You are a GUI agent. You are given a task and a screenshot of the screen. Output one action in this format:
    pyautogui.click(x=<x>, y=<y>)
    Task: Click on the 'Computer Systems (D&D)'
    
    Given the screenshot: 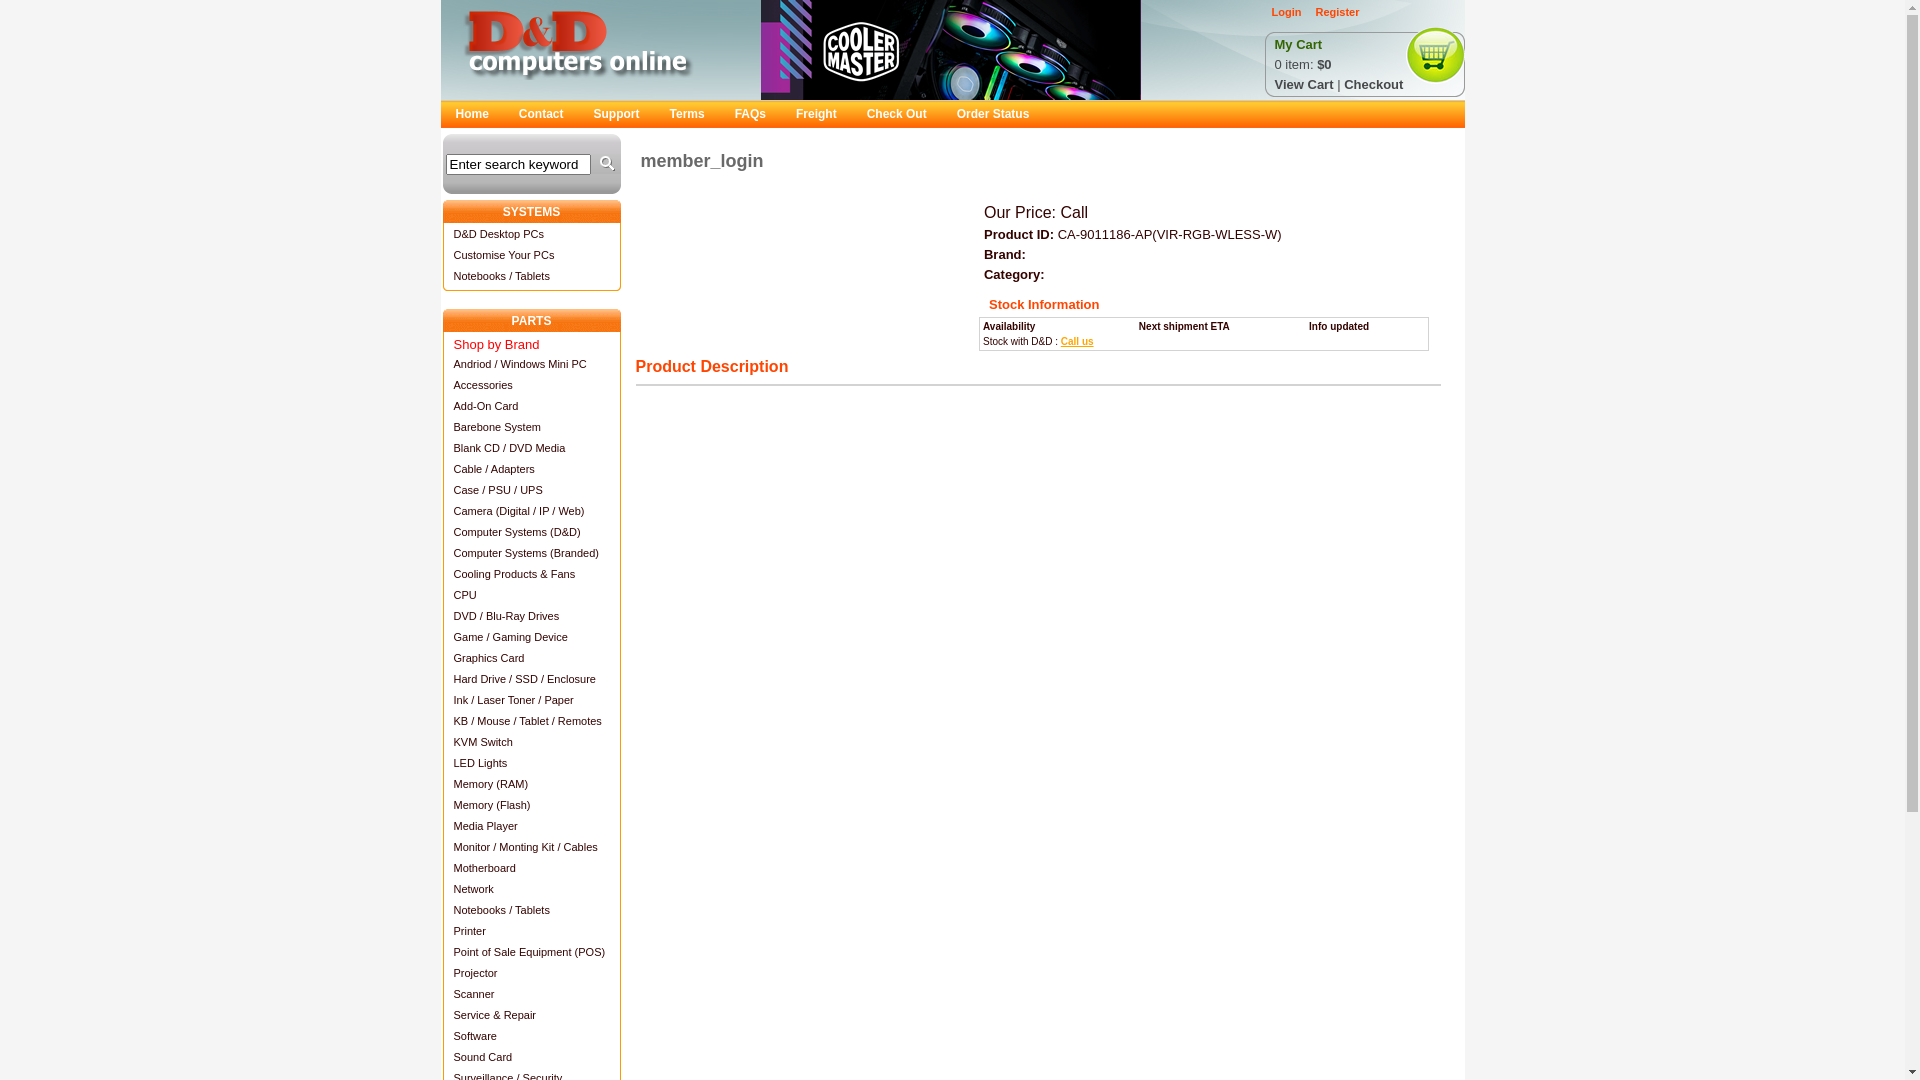 What is the action you would take?
    pyautogui.click(x=531, y=530)
    